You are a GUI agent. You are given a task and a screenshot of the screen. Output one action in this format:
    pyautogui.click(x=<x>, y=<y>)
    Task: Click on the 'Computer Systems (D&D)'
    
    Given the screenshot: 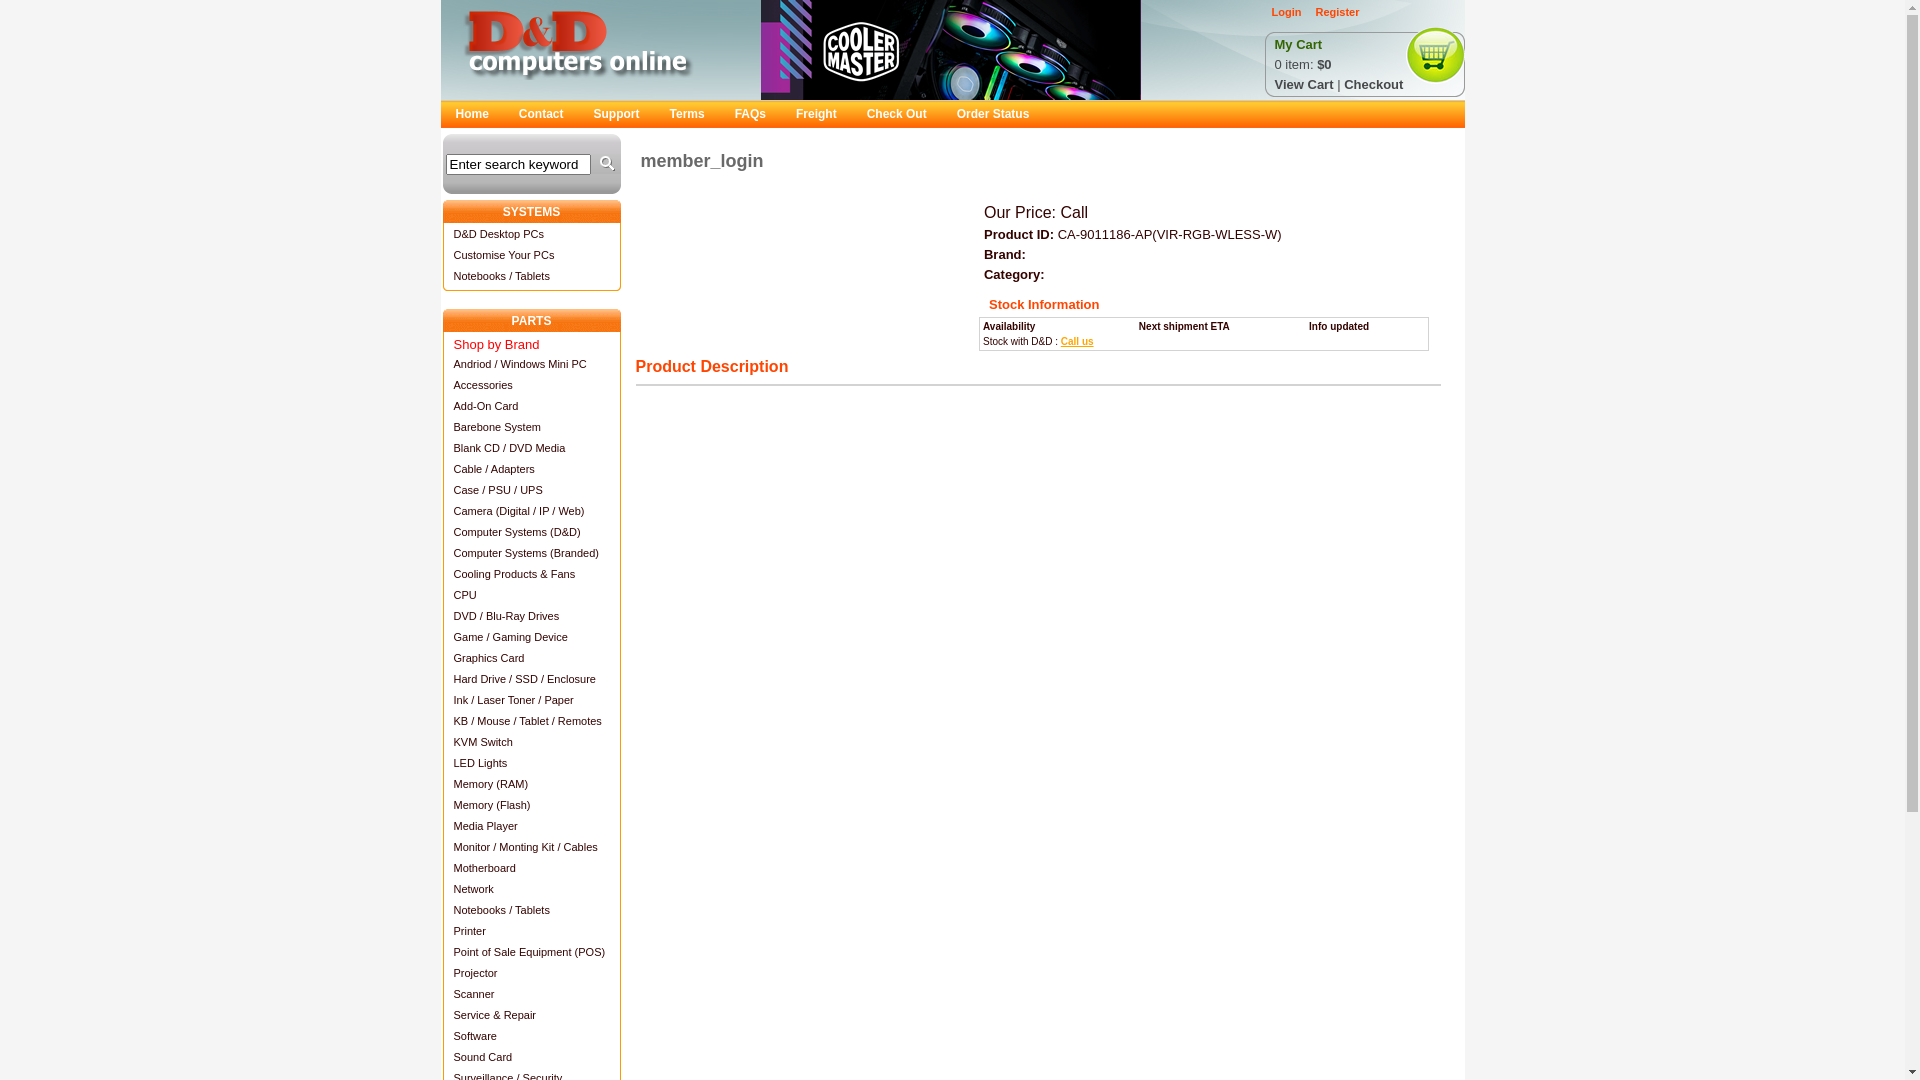 What is the action you would take?
    pyautogui.click(x=531, y=530)
    